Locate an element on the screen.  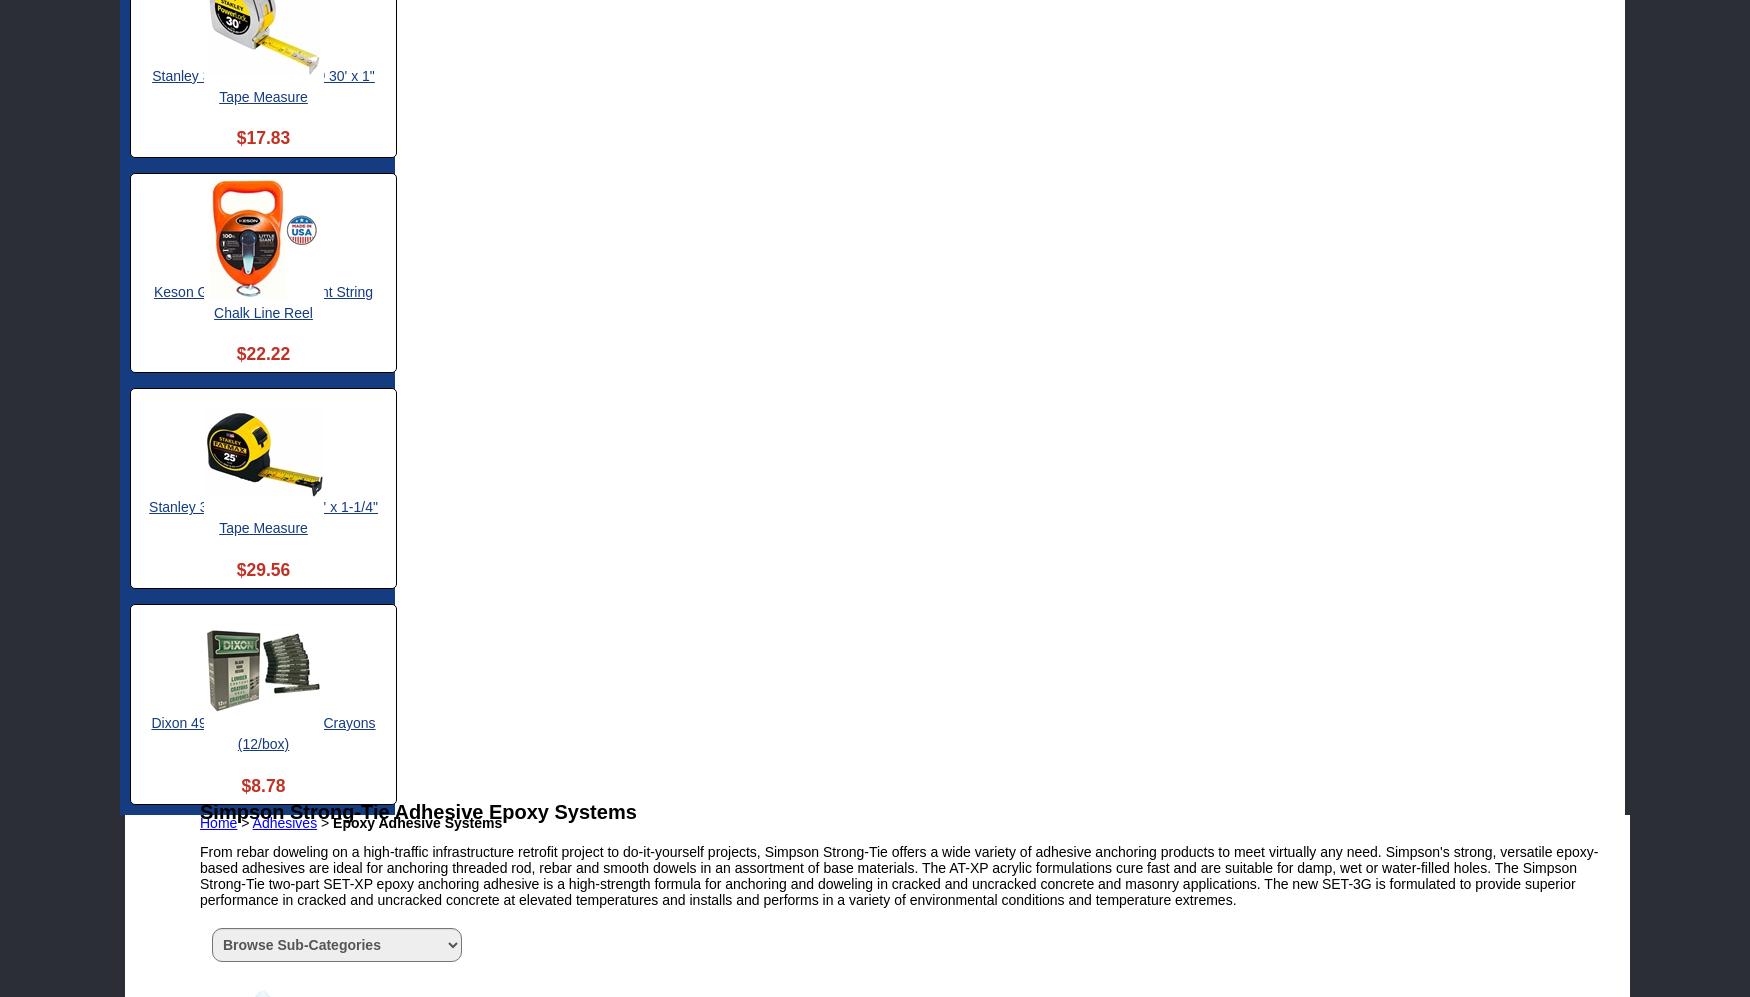
'$29.56' is located at coordinates (262, 568).